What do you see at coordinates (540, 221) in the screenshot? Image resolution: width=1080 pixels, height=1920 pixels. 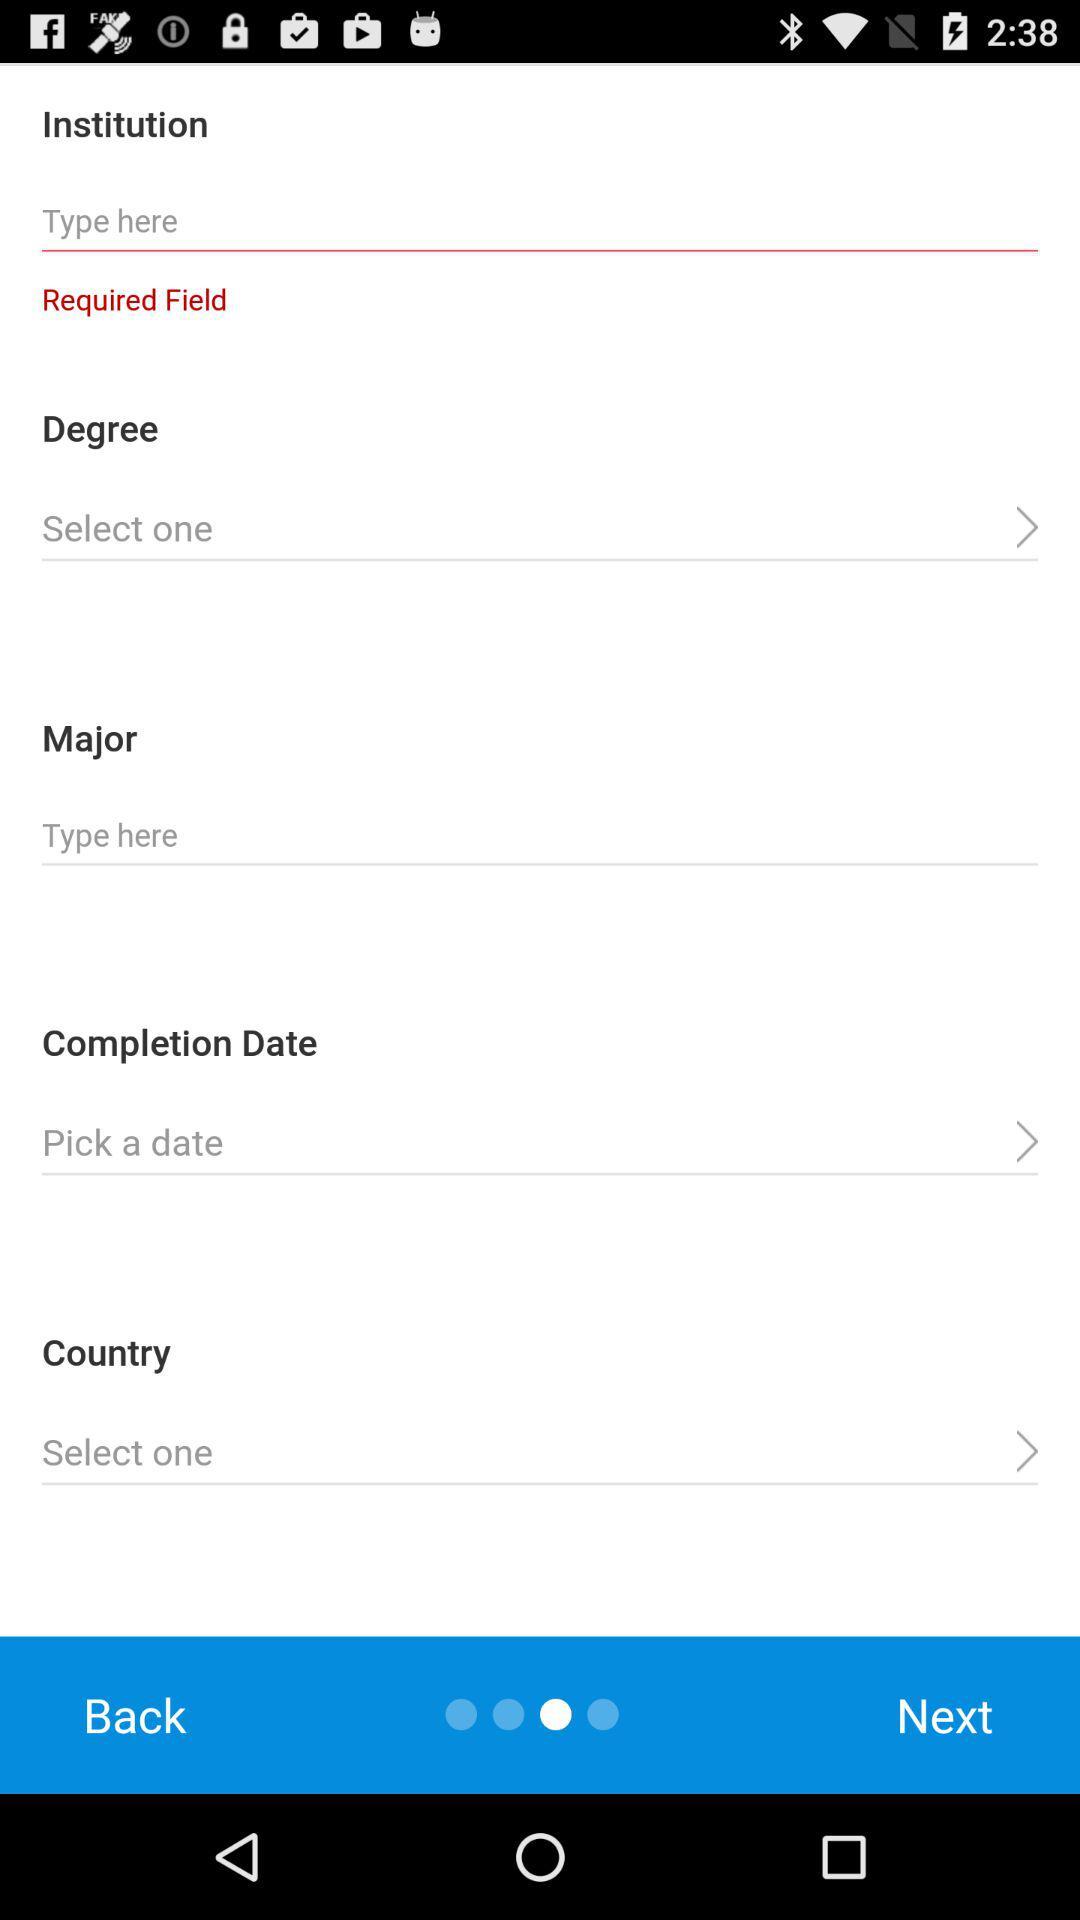 I see `box of text for institution` at bounding box center [540, 221].